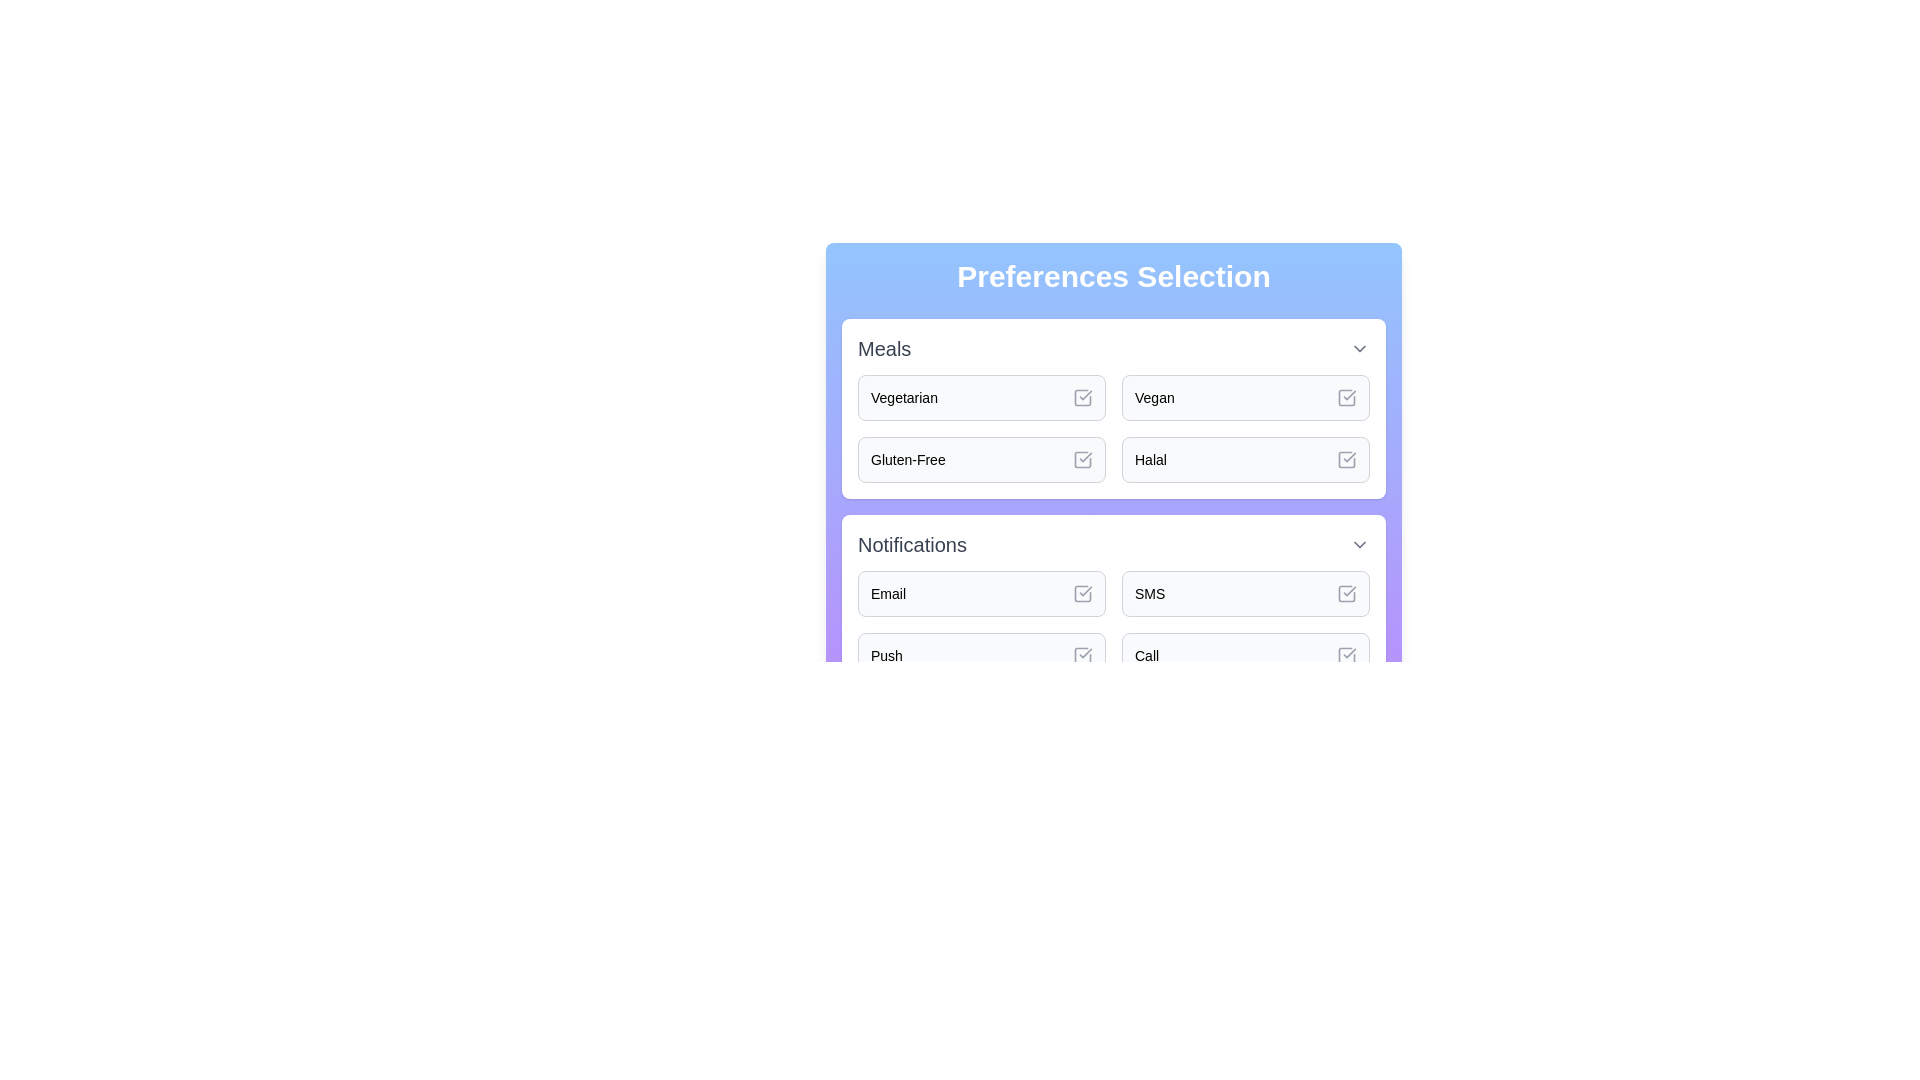 The height and width of the screenshot is (1080, 1920). What do you see at coordinates (1147, 655) in the screenshot?
I see `text label displaying 'Call' in a medium-sized sans-serif font within the Notifications section for comprehension` at bounding box center [1147, 655].